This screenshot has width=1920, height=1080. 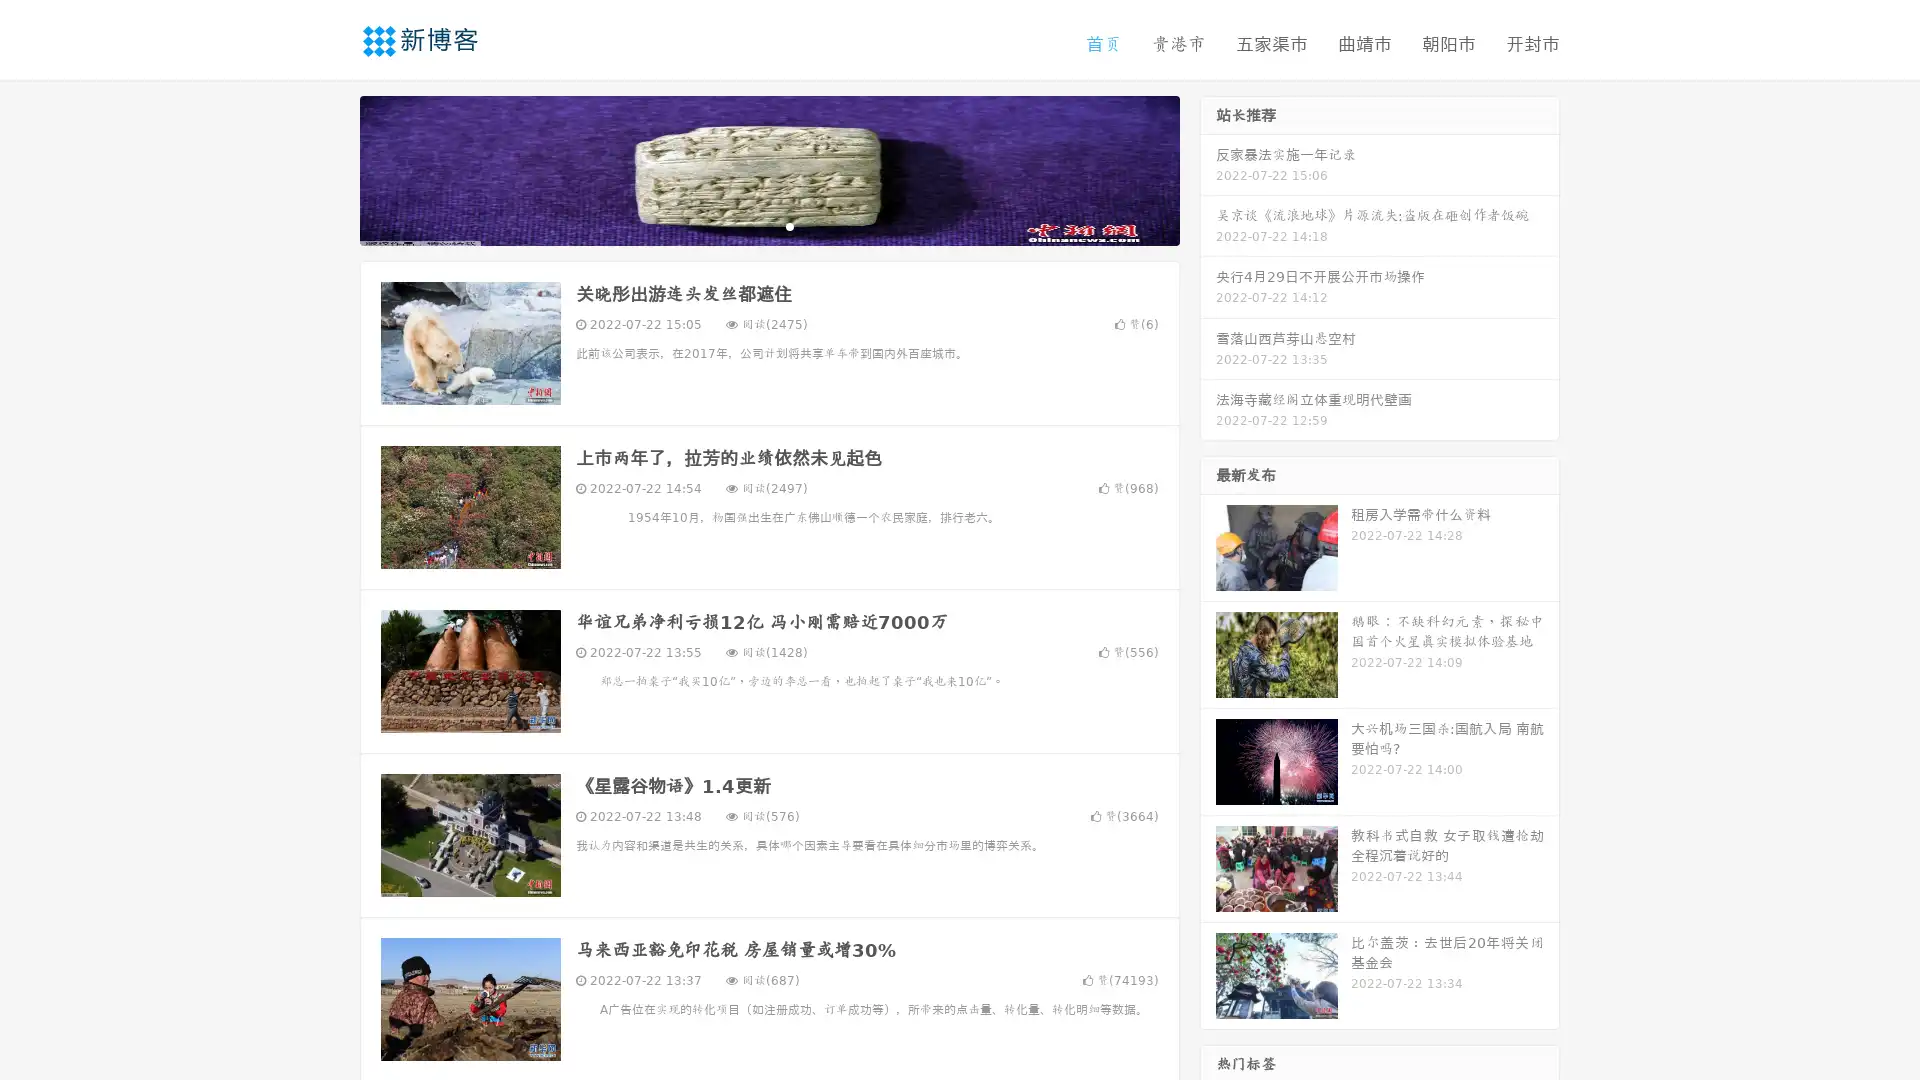 What do you see at coordinates (330, 168) in the screenshot?
I see `Previous slide` at bounding box center [330, 168].